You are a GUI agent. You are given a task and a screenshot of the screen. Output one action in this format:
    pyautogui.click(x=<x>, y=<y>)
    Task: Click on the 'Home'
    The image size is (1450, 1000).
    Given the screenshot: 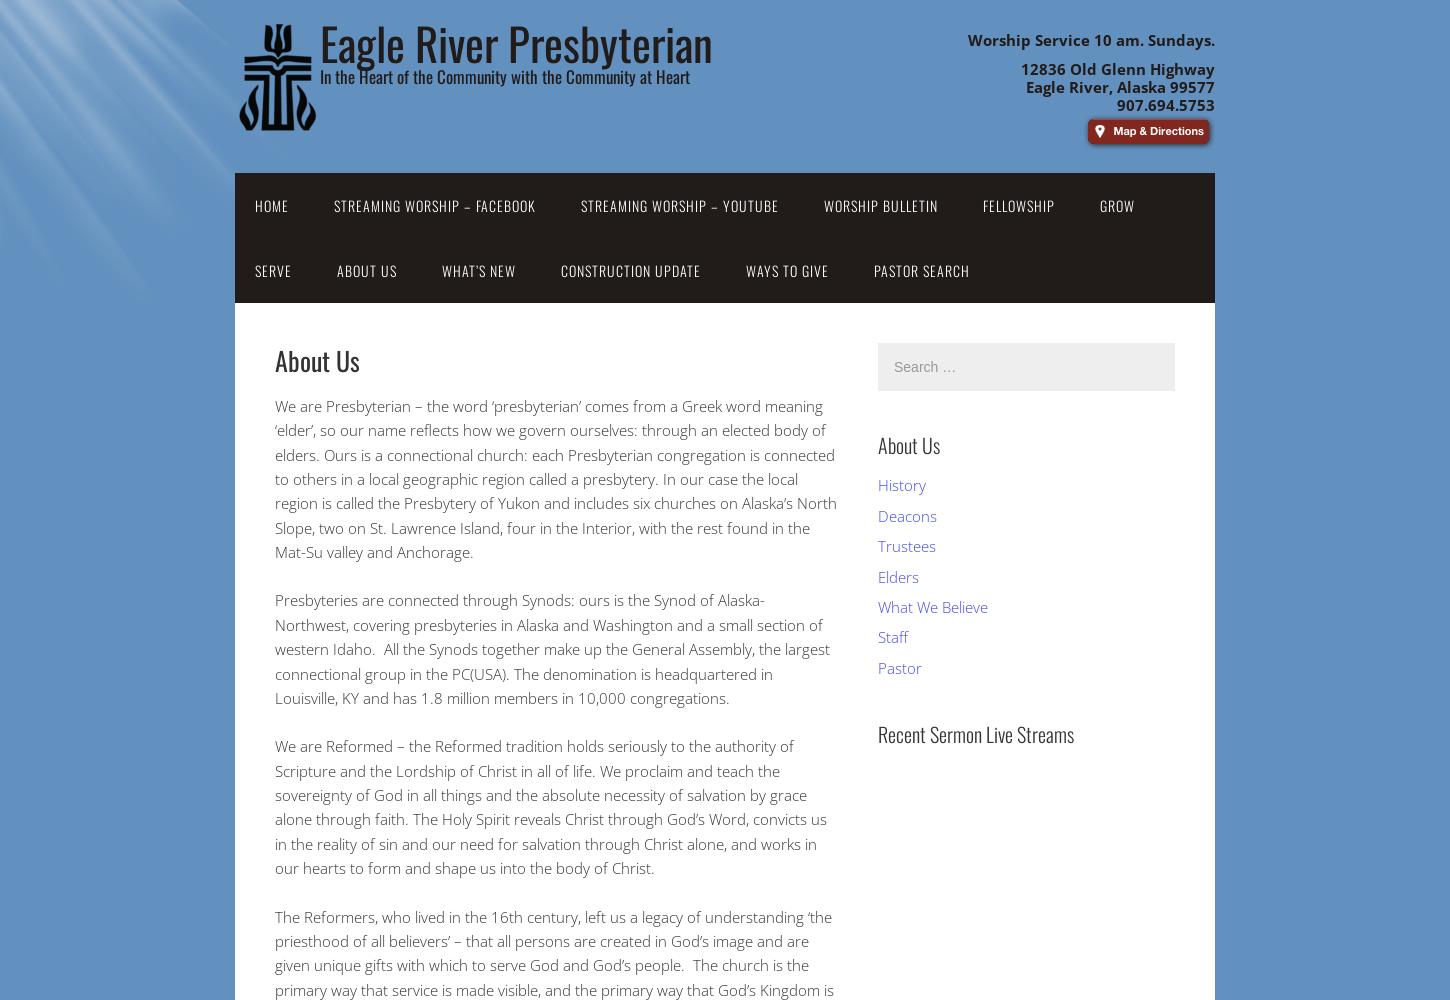 What is the action you would take?
    pyautogui.click(x=272, y=204)
    